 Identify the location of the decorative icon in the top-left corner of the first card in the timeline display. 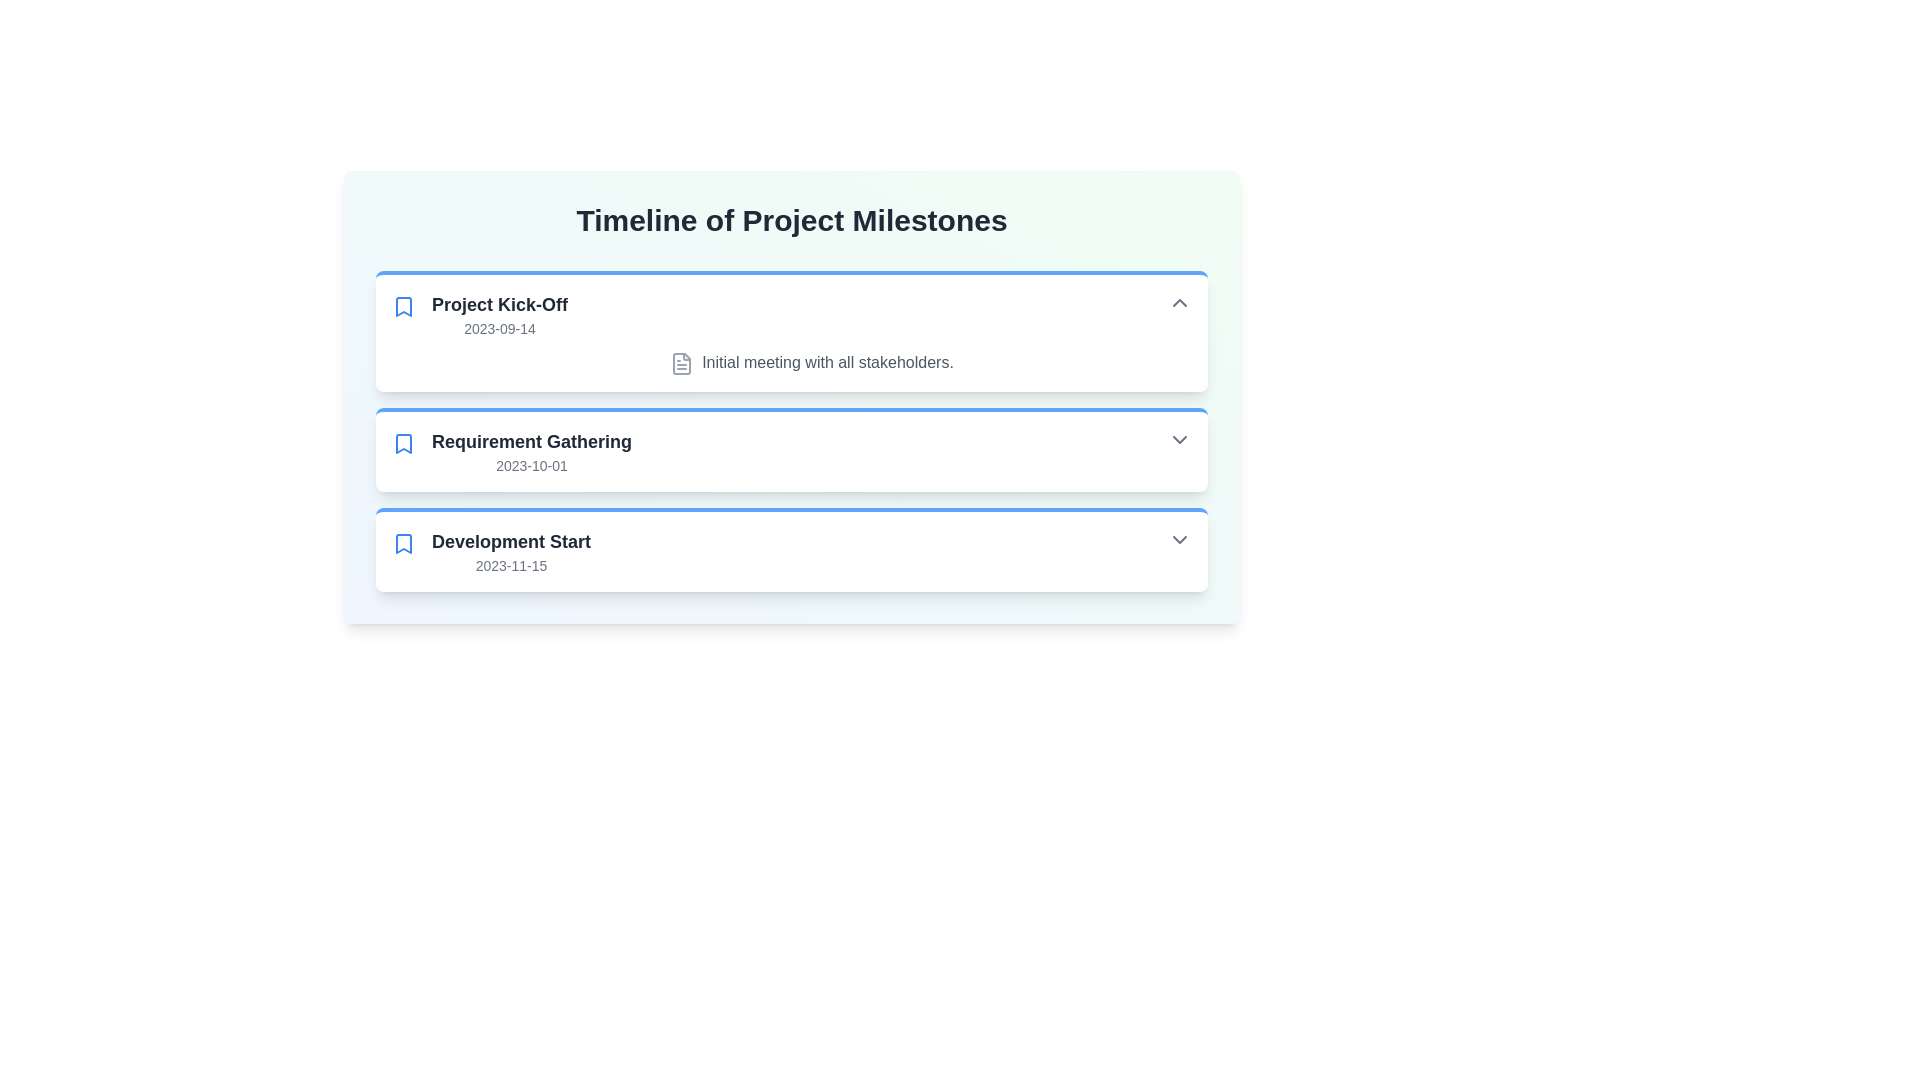
(402, 307).